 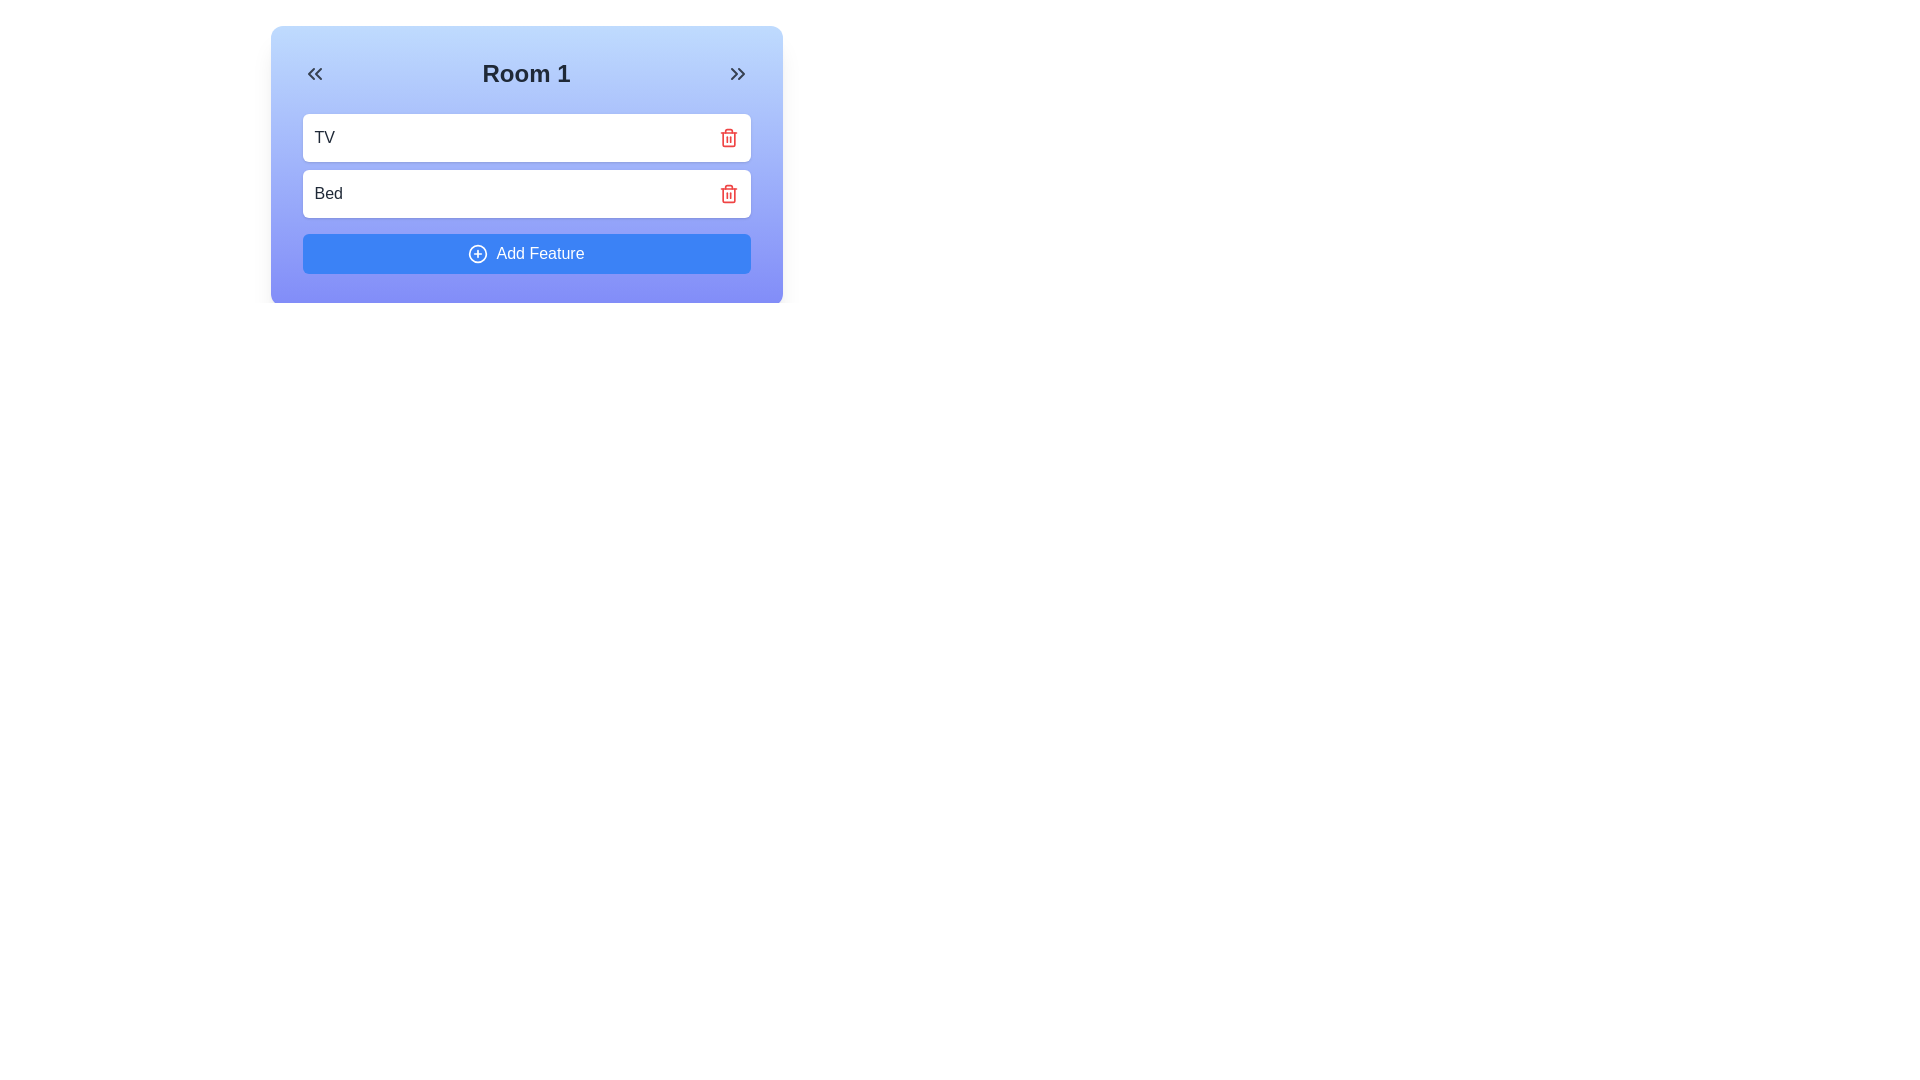 I want to click on the left chevron SVG icon in the top-right corner of the interface, so click(x=733, y=72).